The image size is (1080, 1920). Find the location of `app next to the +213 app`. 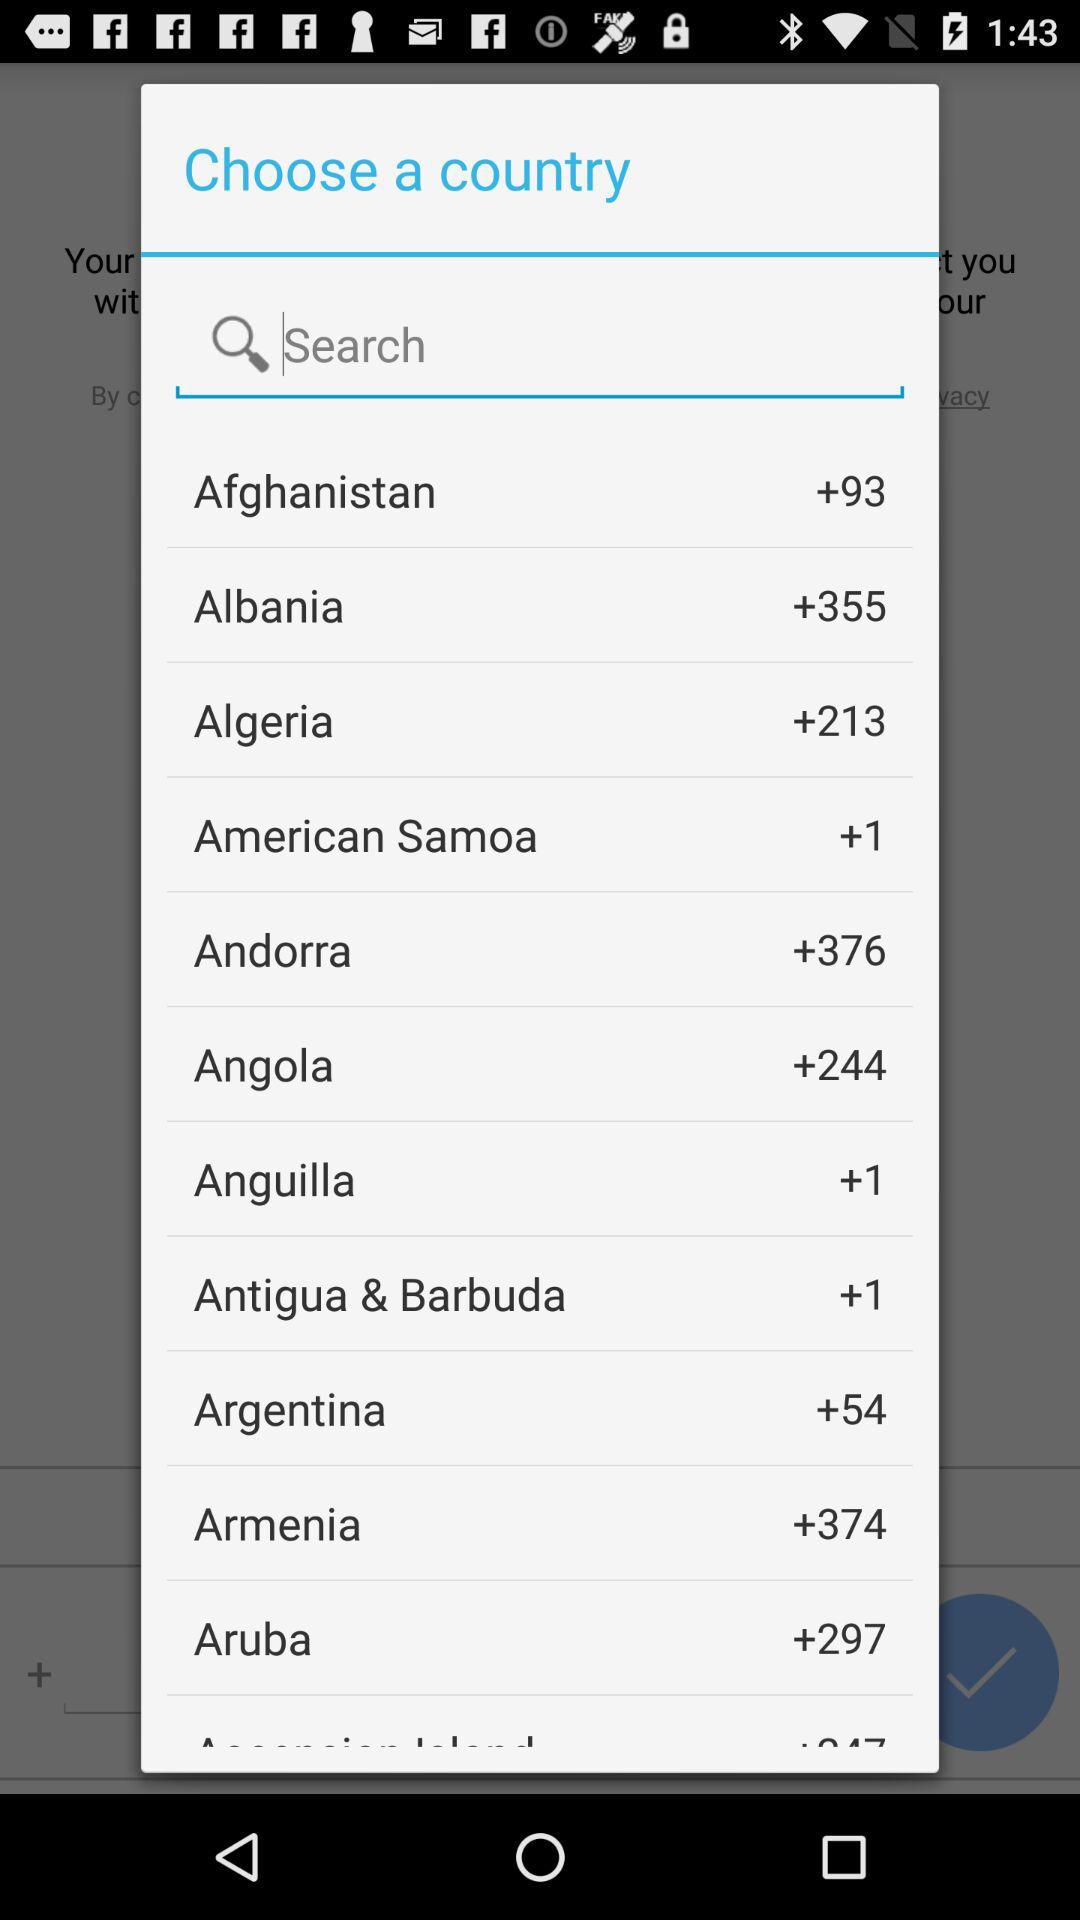

app next to the +213 app is located at coordinates (262, 719).